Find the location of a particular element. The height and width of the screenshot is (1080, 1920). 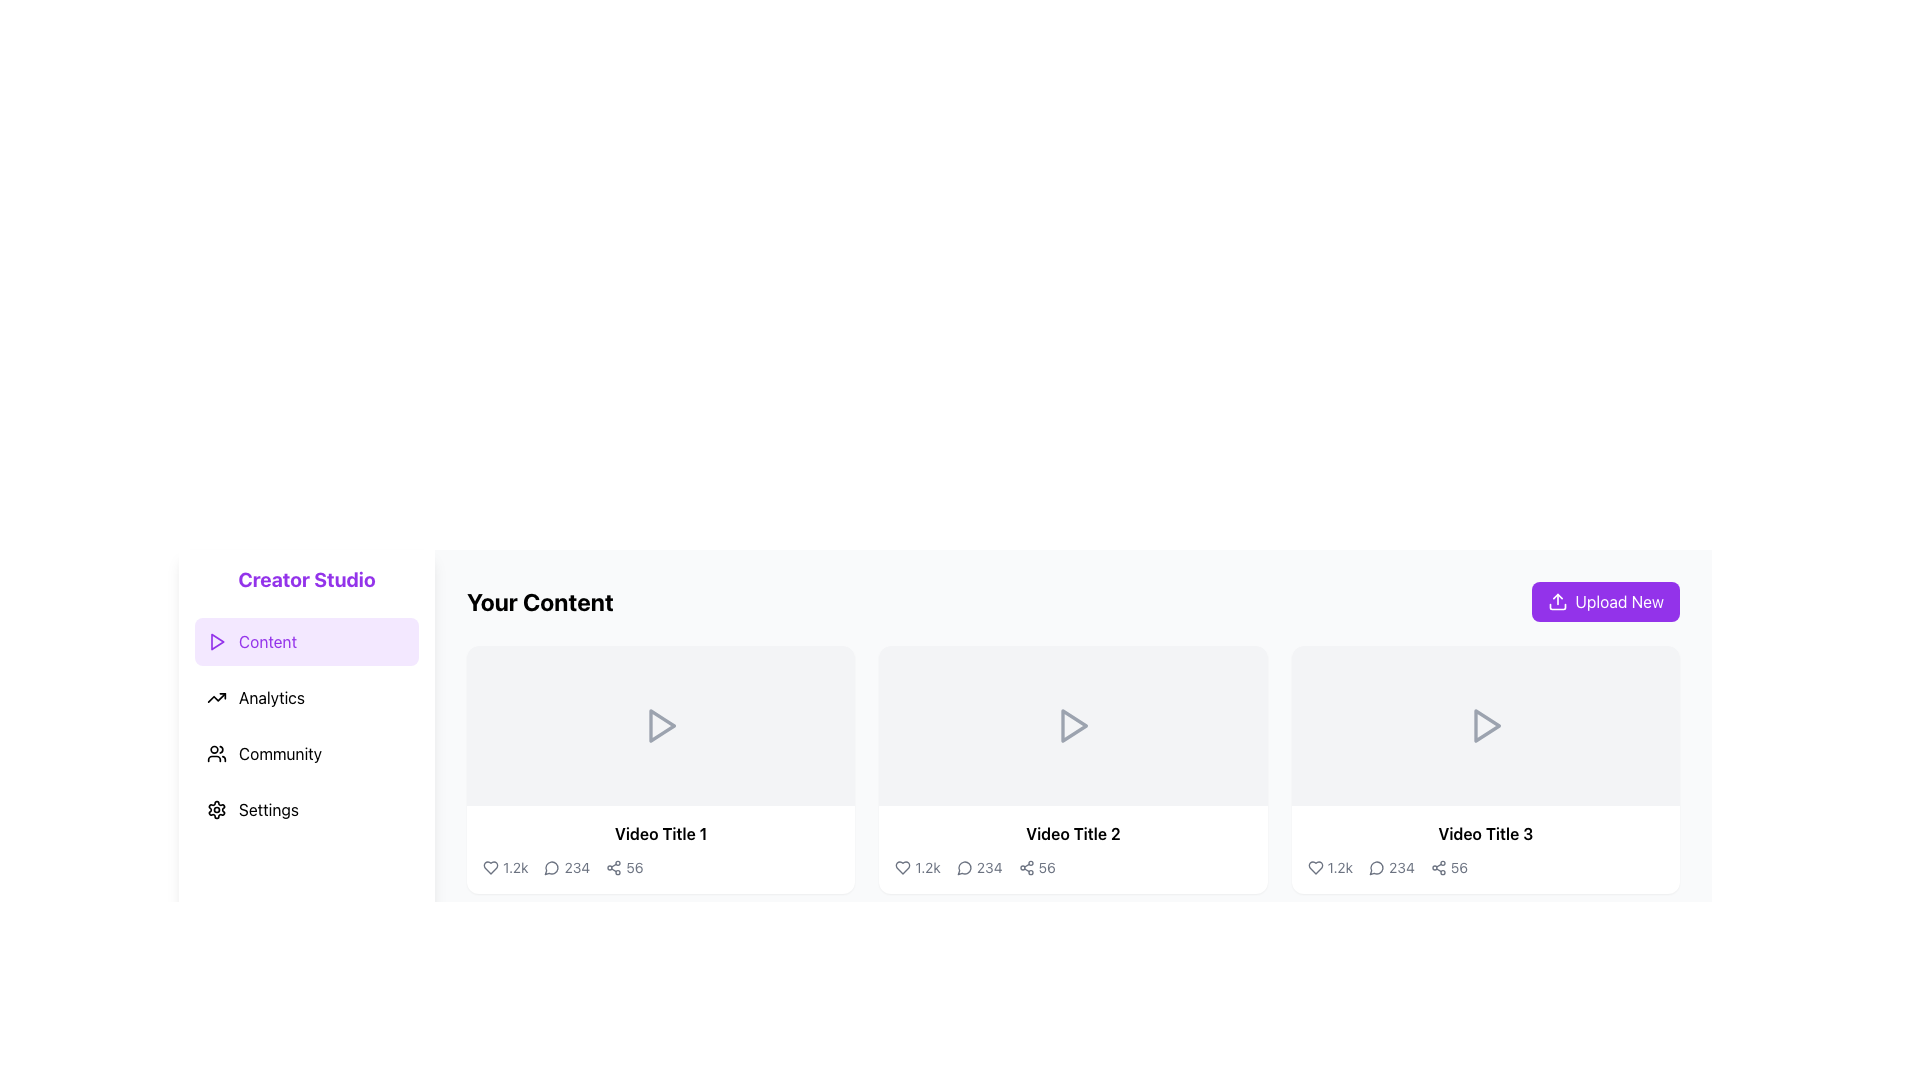

the heart icon representing likes in the content card for 'Video Title 1' is located at coordinates (490, 866).